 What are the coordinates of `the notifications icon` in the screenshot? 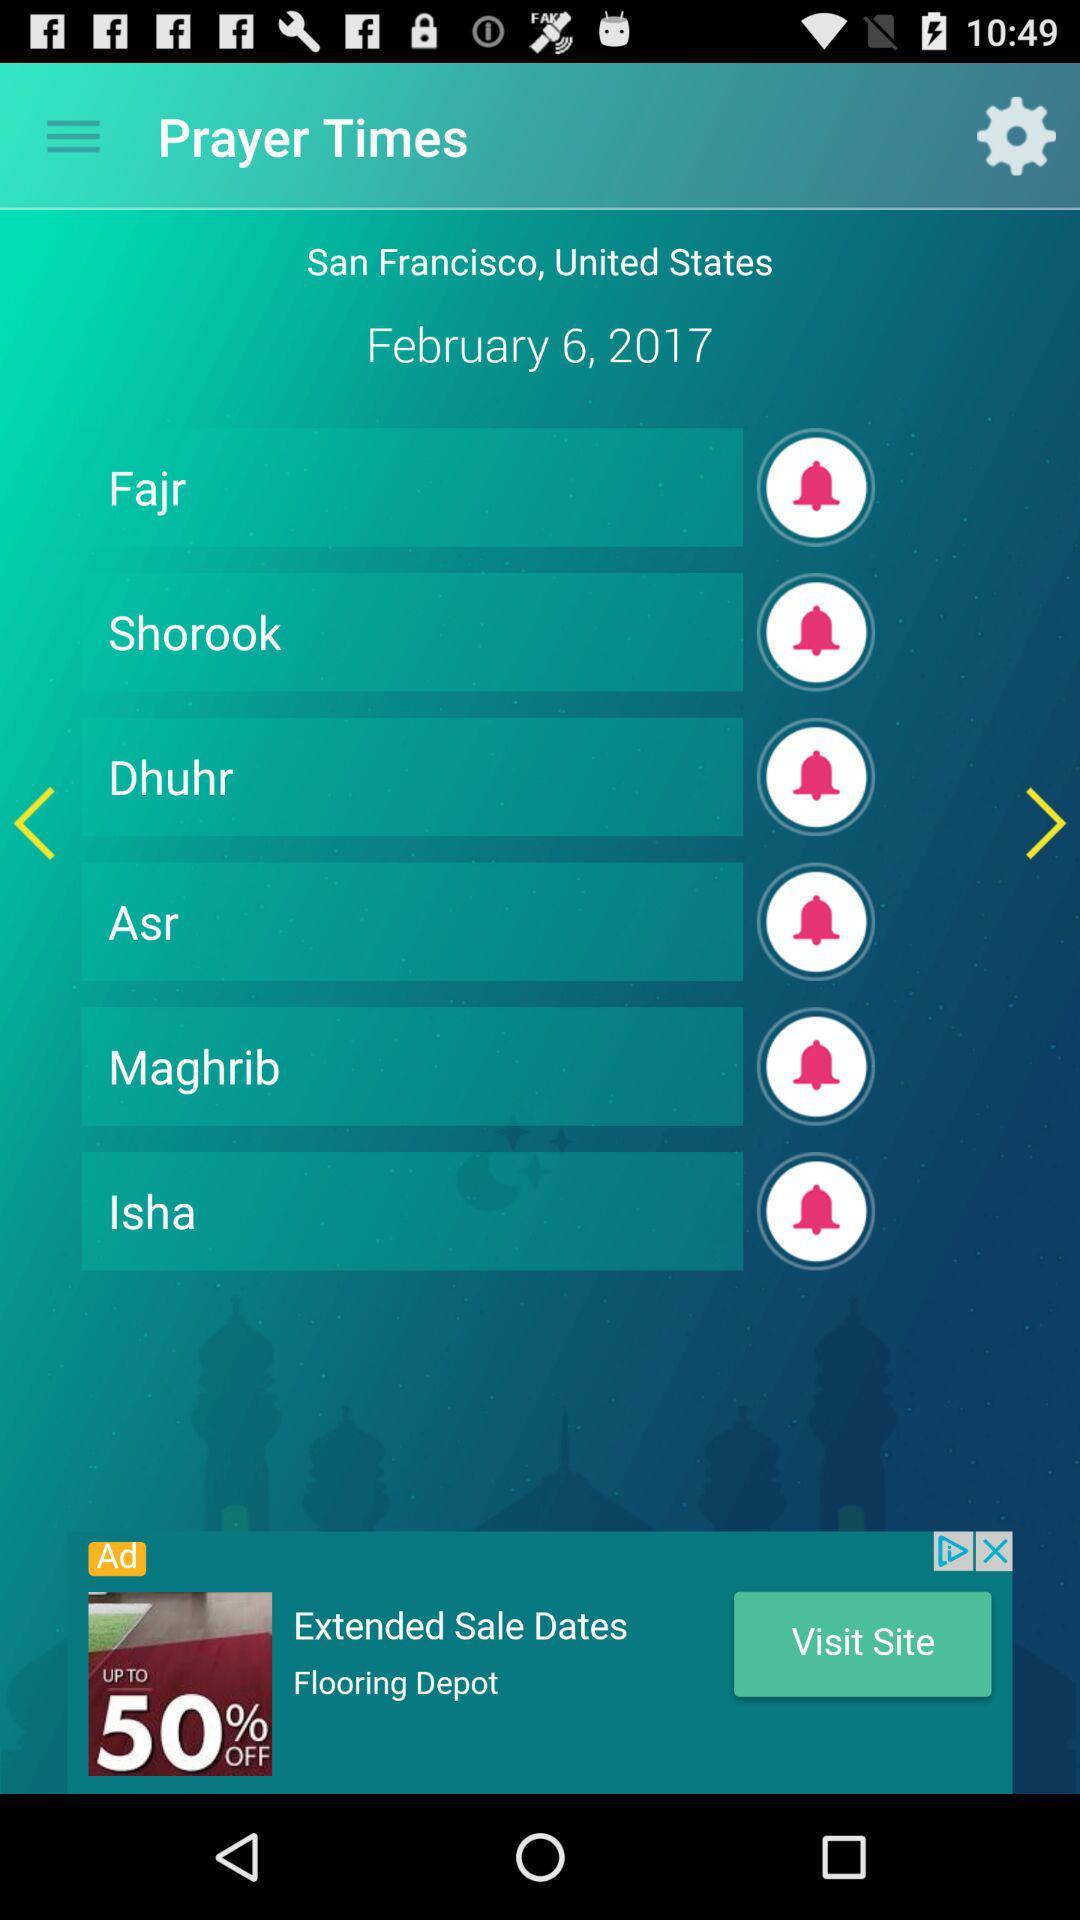 It's located at (816, 831).